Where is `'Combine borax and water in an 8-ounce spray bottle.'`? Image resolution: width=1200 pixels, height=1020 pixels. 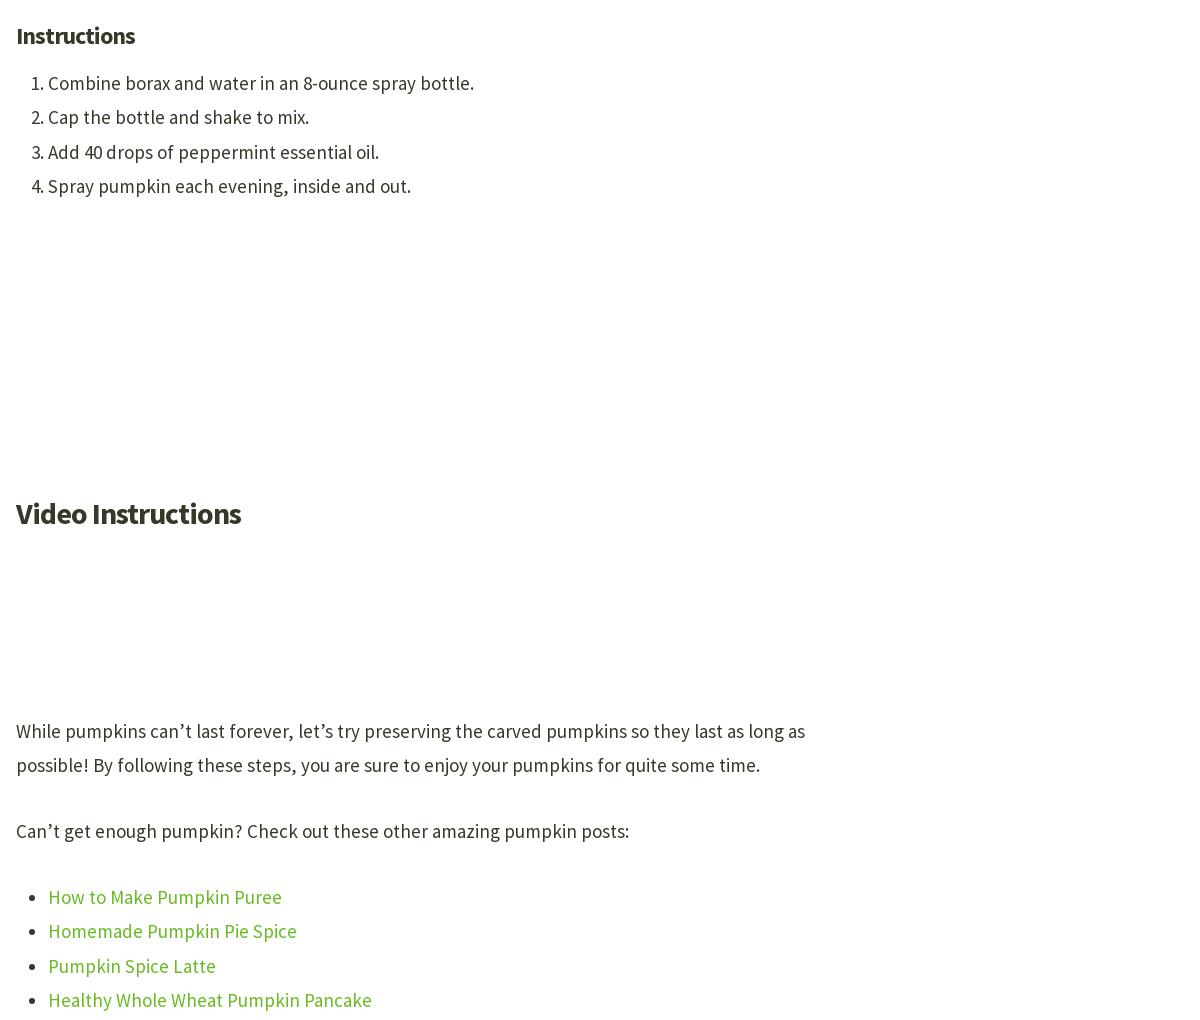
'Combine borax and water in an 8-ounce spray bottle.' is located at coordinates (48, 83).